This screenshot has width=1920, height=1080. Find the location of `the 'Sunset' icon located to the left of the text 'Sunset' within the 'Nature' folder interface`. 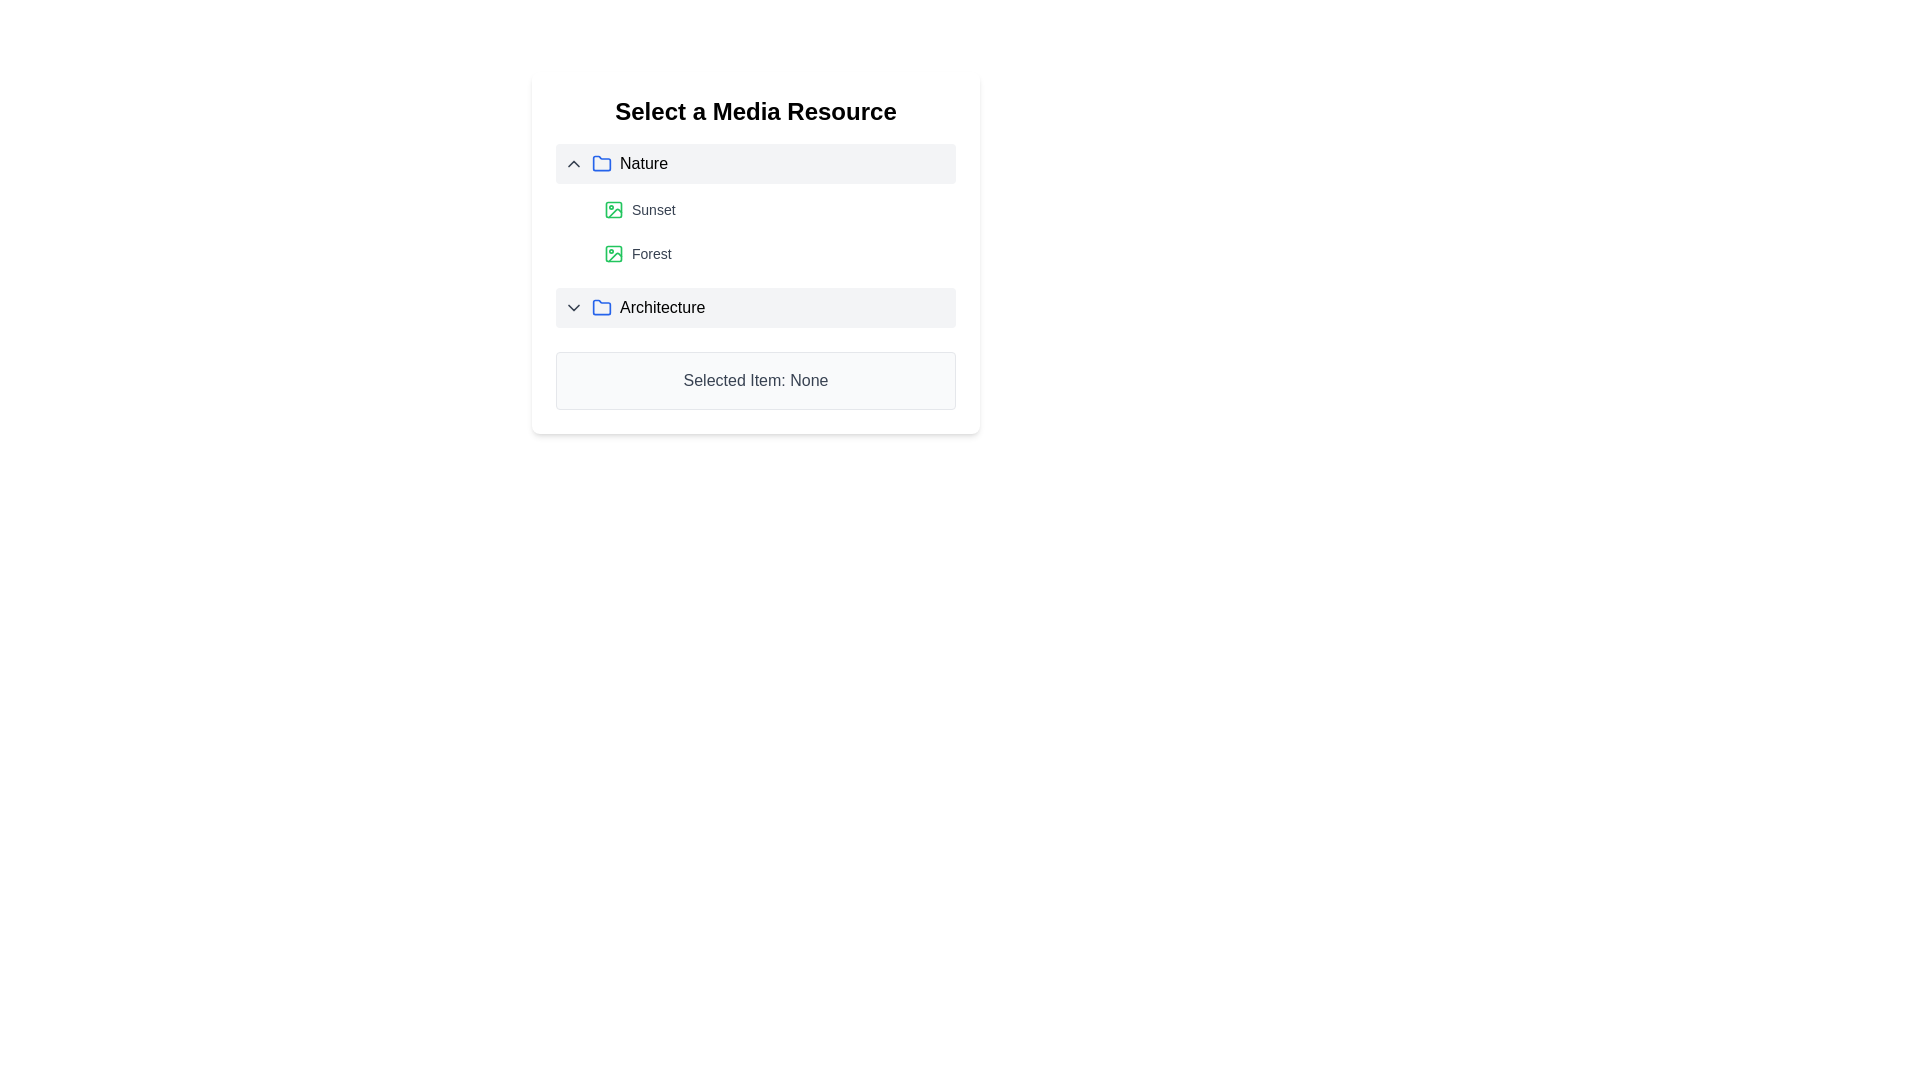

the 'Sunset' icon located to the left of the text 'Sunset' within the 'Nature' folder interface is located at coordinates (613, 209).